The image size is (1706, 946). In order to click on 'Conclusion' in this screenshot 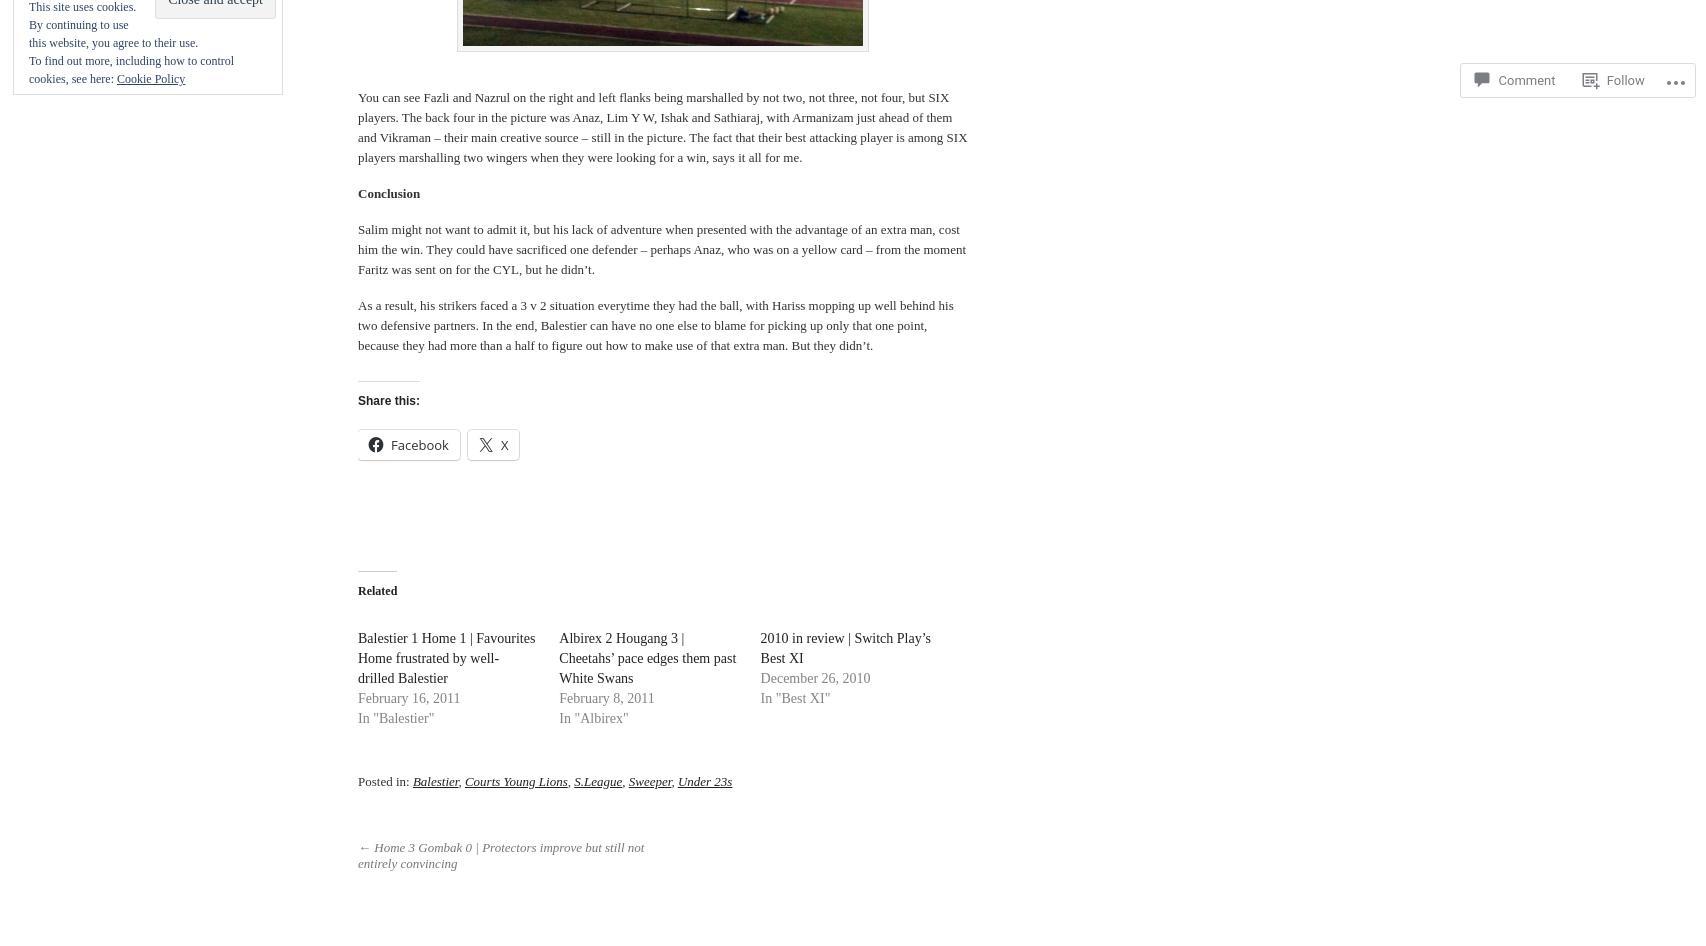, I will do `click(388, 193)`.